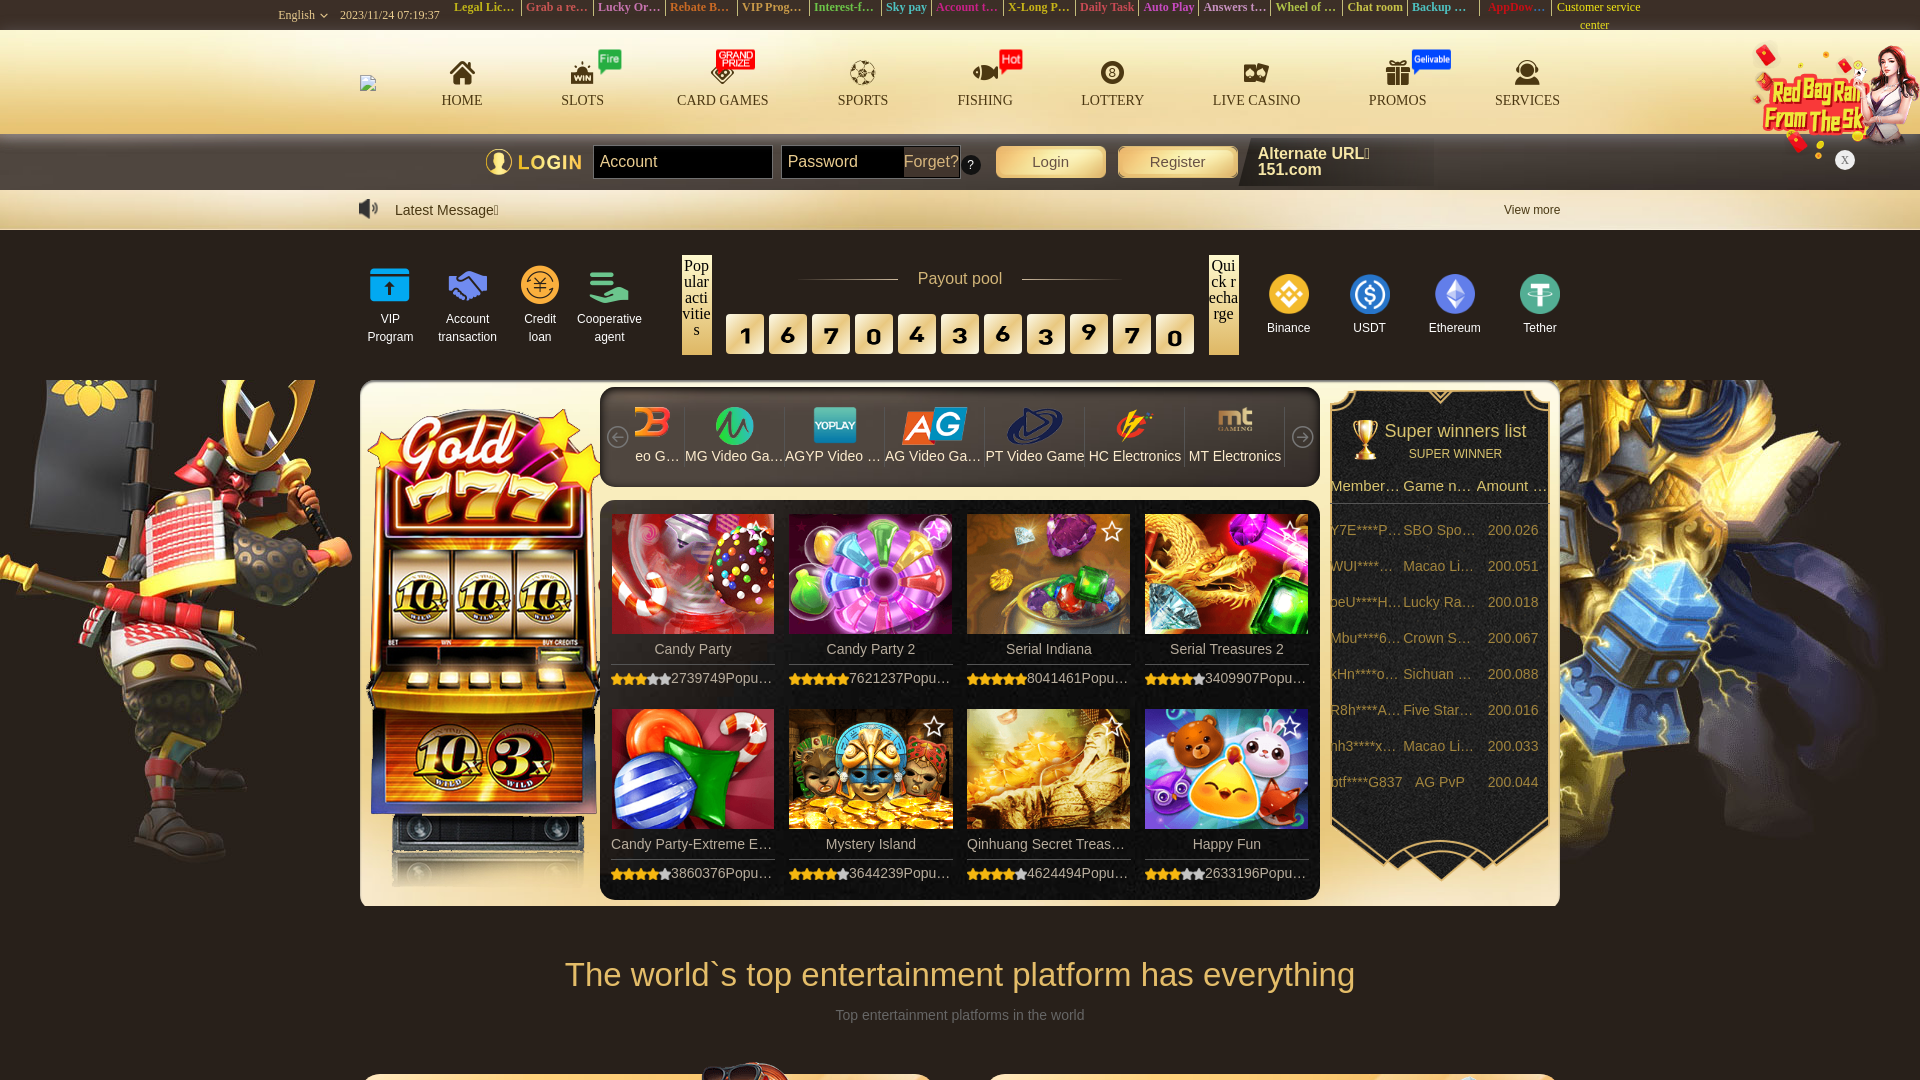 Image resolution: width=1920 pixels, height=1080 pixels. Describe the element at coordinates (1111, 81) in the screenshot. I see `'LOTTERY'` at that location.